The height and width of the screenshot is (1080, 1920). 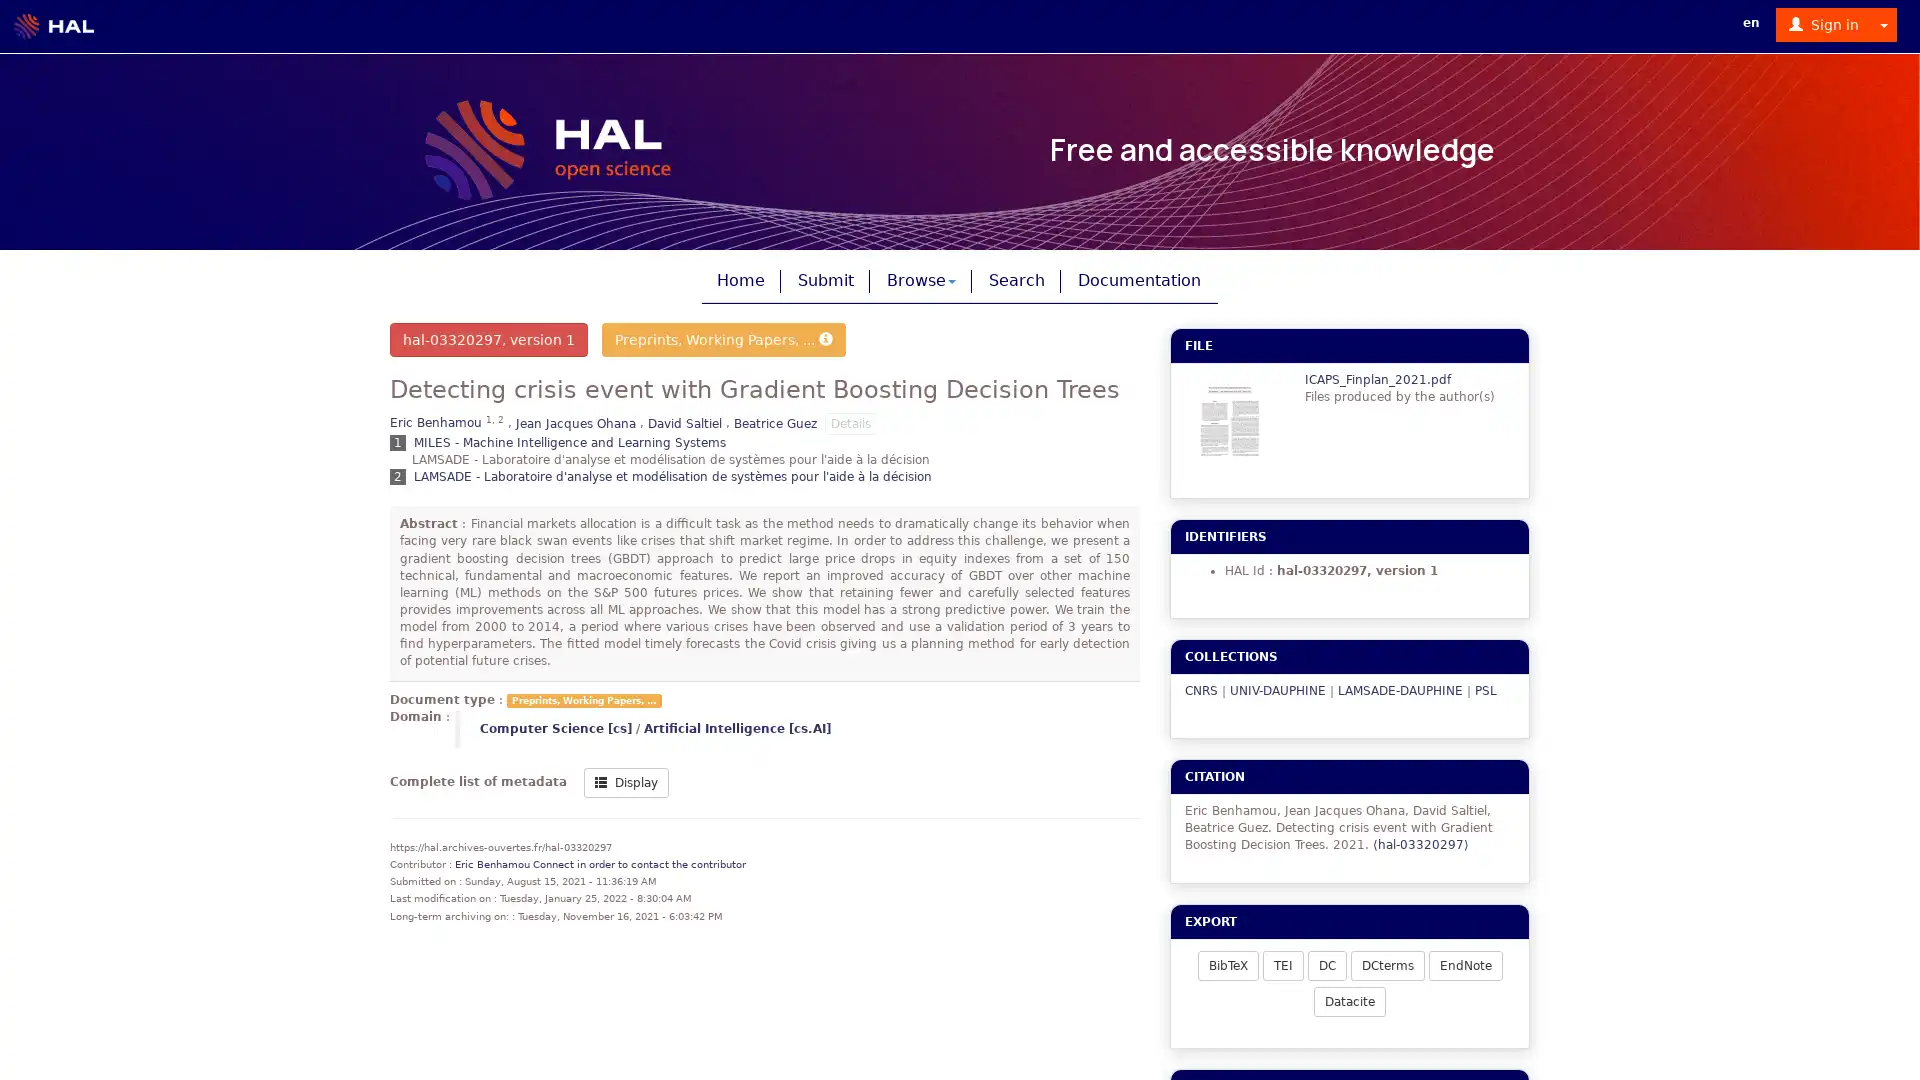 I want to click on Display, so click(x=625, y=781).